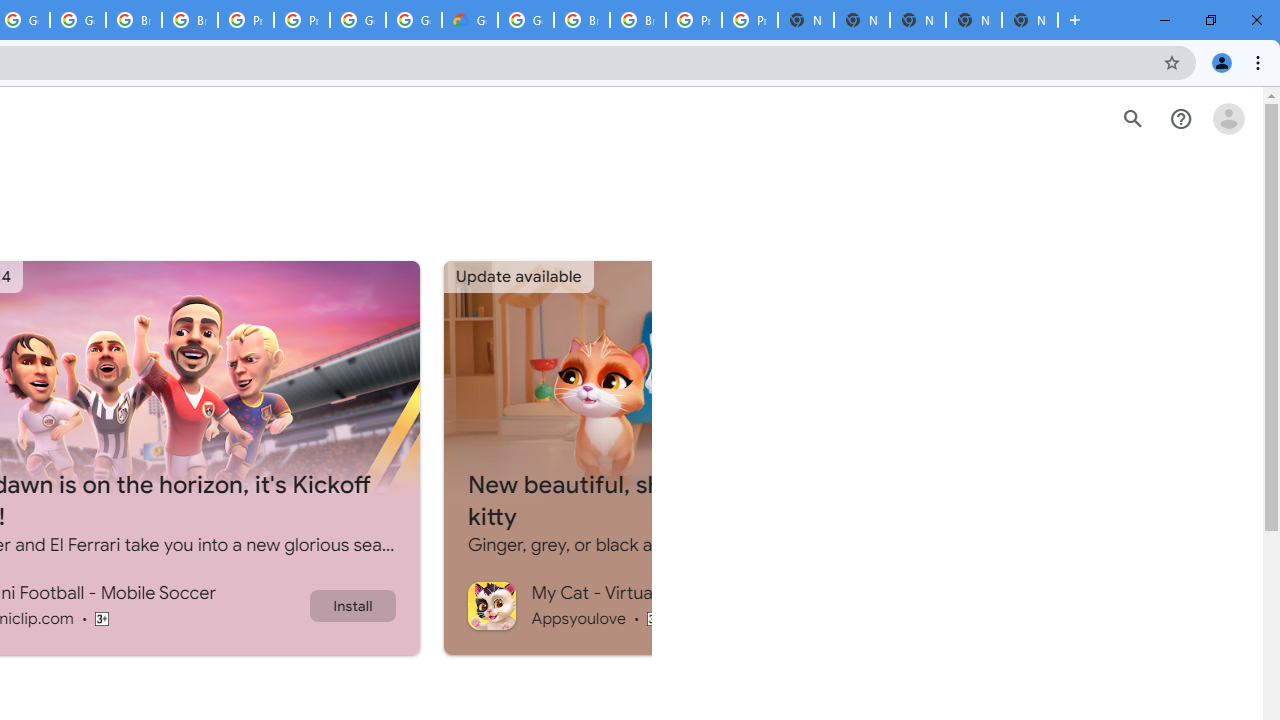 This screenshot has height=720, width=1280. What do you see at coordinates (468, 20) in the screenshot?
I see `'Google Cloud Estimate Summary'` at bounding box center [468, 20].